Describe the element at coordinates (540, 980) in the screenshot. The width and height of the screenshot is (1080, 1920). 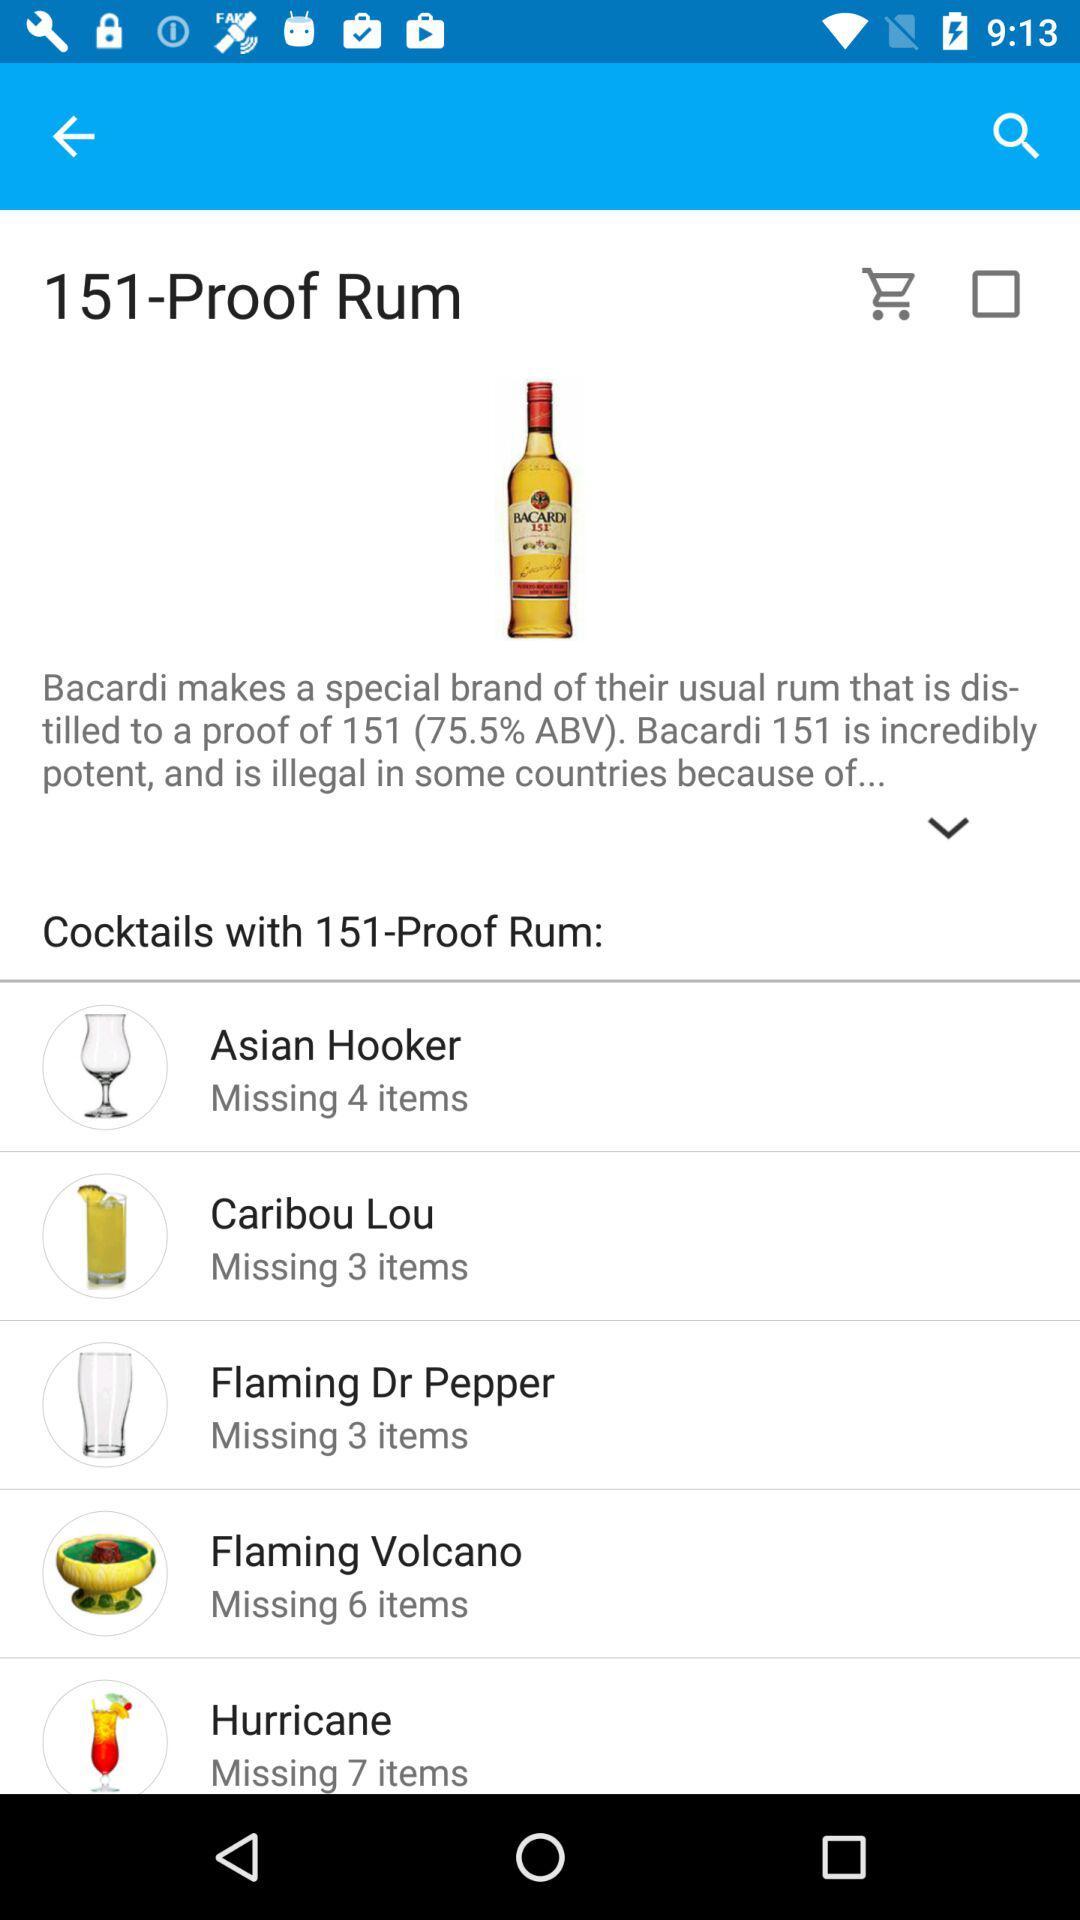
I see `item below the cocktails with 151 item` at that location.